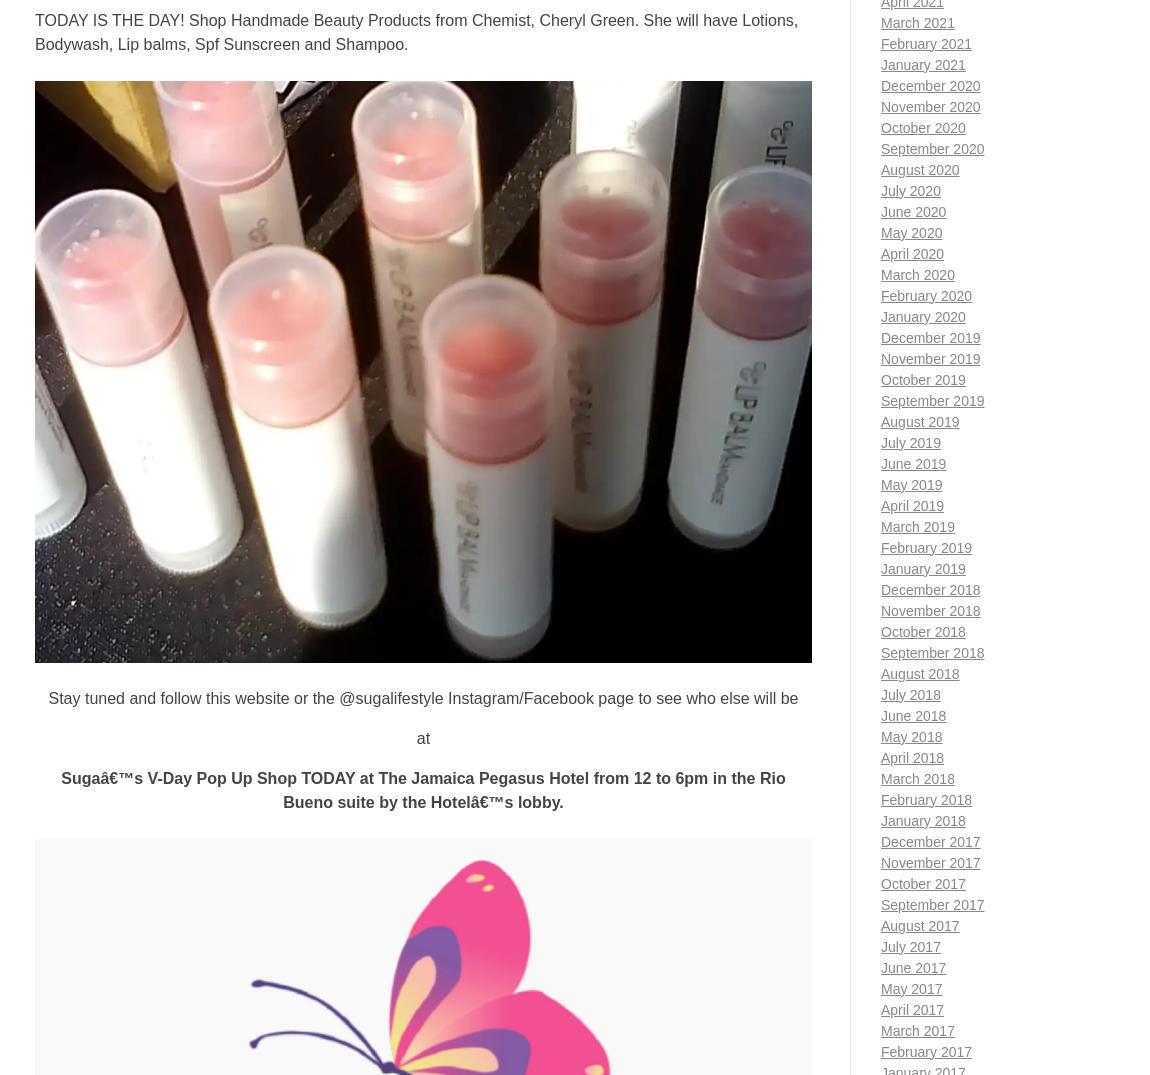 This screenshot has height=1075, width=1150. Describe the element at coordinates (912, 504) in the screenshot. I see `'April 2019'` at that location.